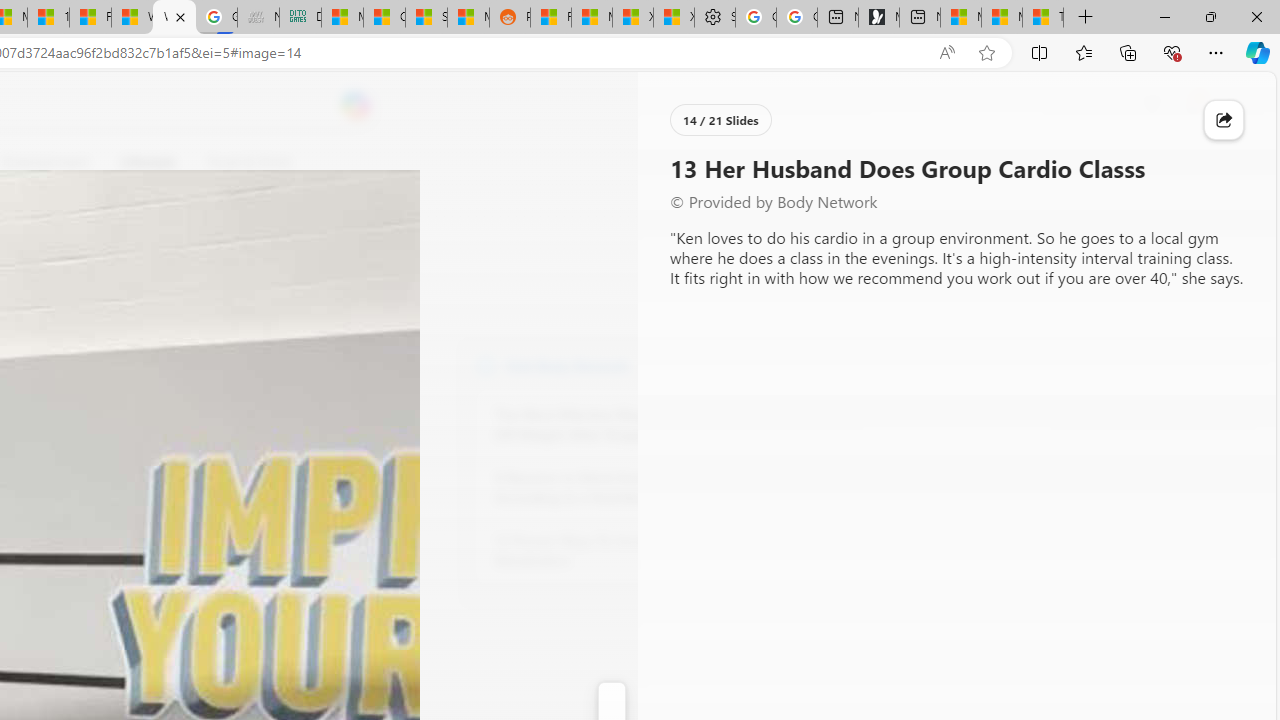 The height and width of the screenshot is (720, 1280). What do you see at coordinates (181, 257) in the screenshot?
I see `'Go to publisher'` at bounding box center [181, 257].